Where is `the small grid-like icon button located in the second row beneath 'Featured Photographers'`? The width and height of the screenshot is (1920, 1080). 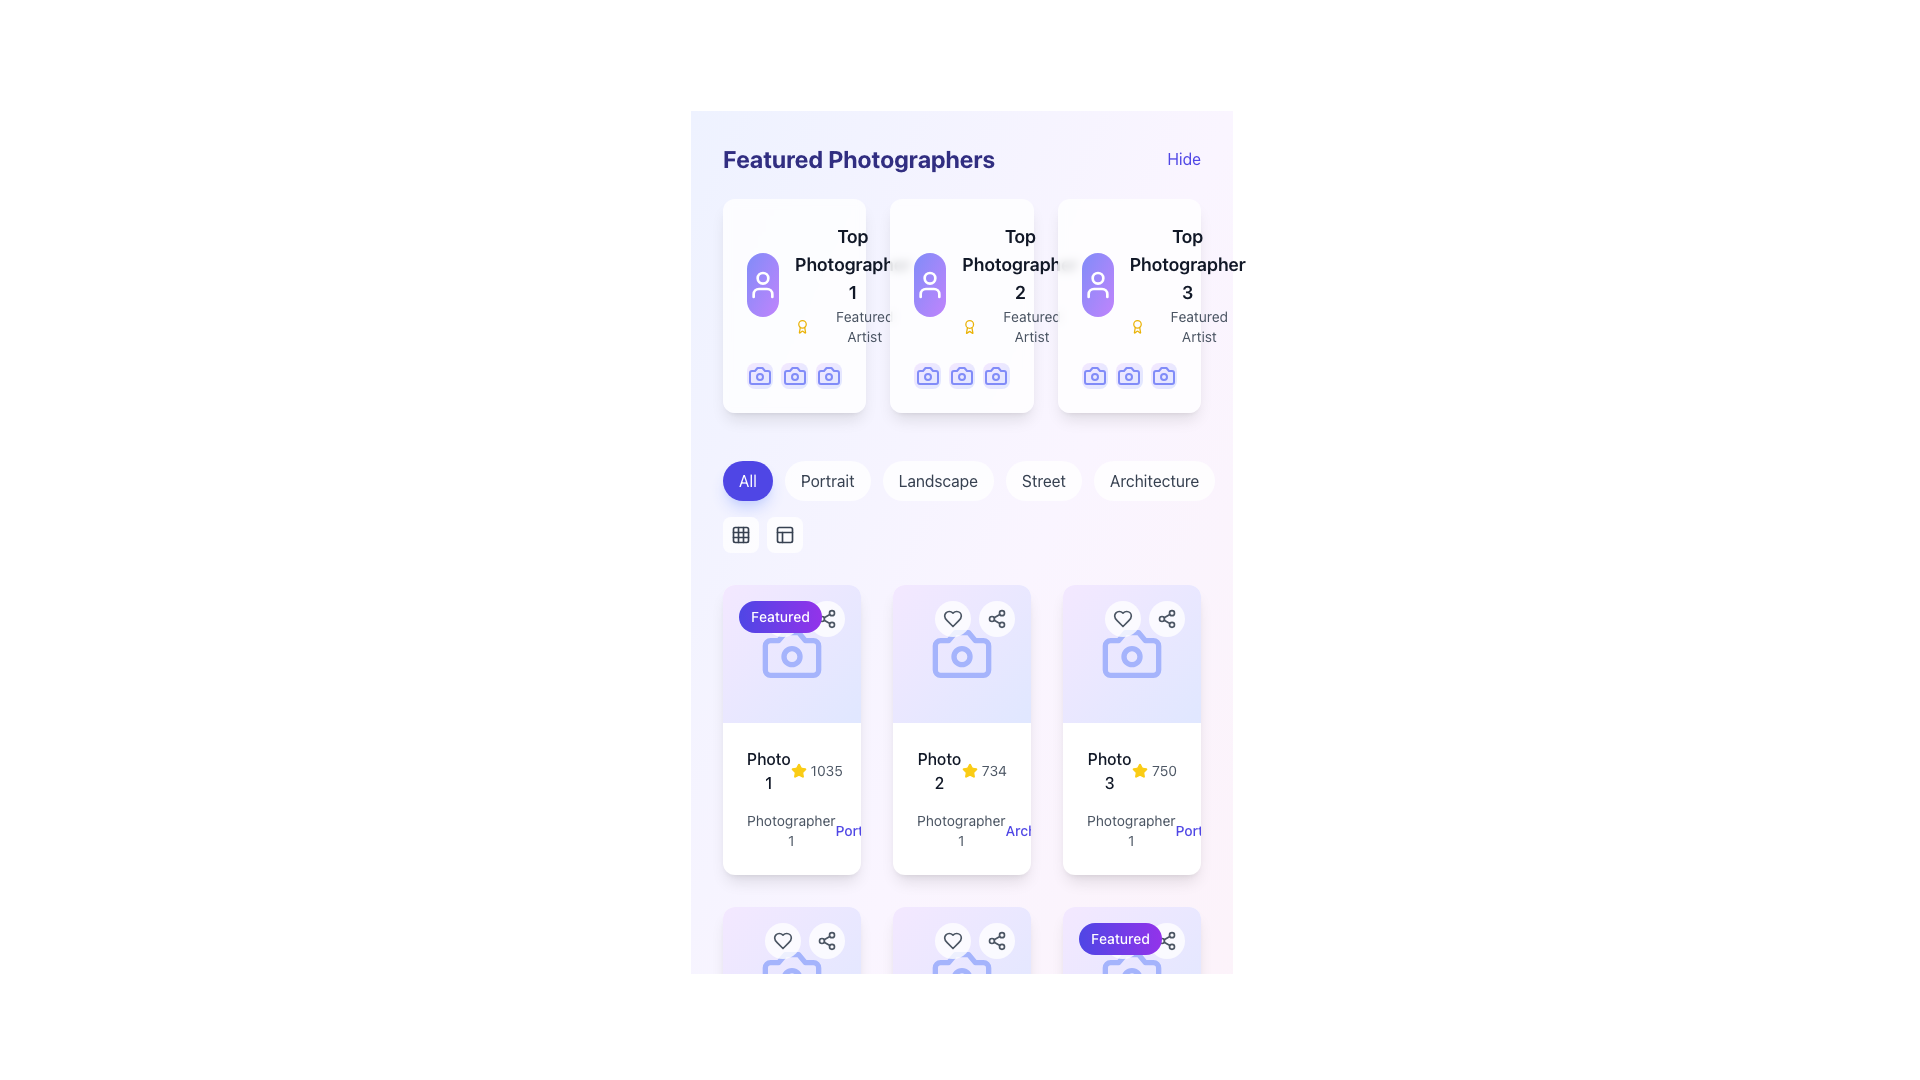
the small grid-like icon button located in the second row beneath 'Featured Photographers' is located at coordinates (739, 534).